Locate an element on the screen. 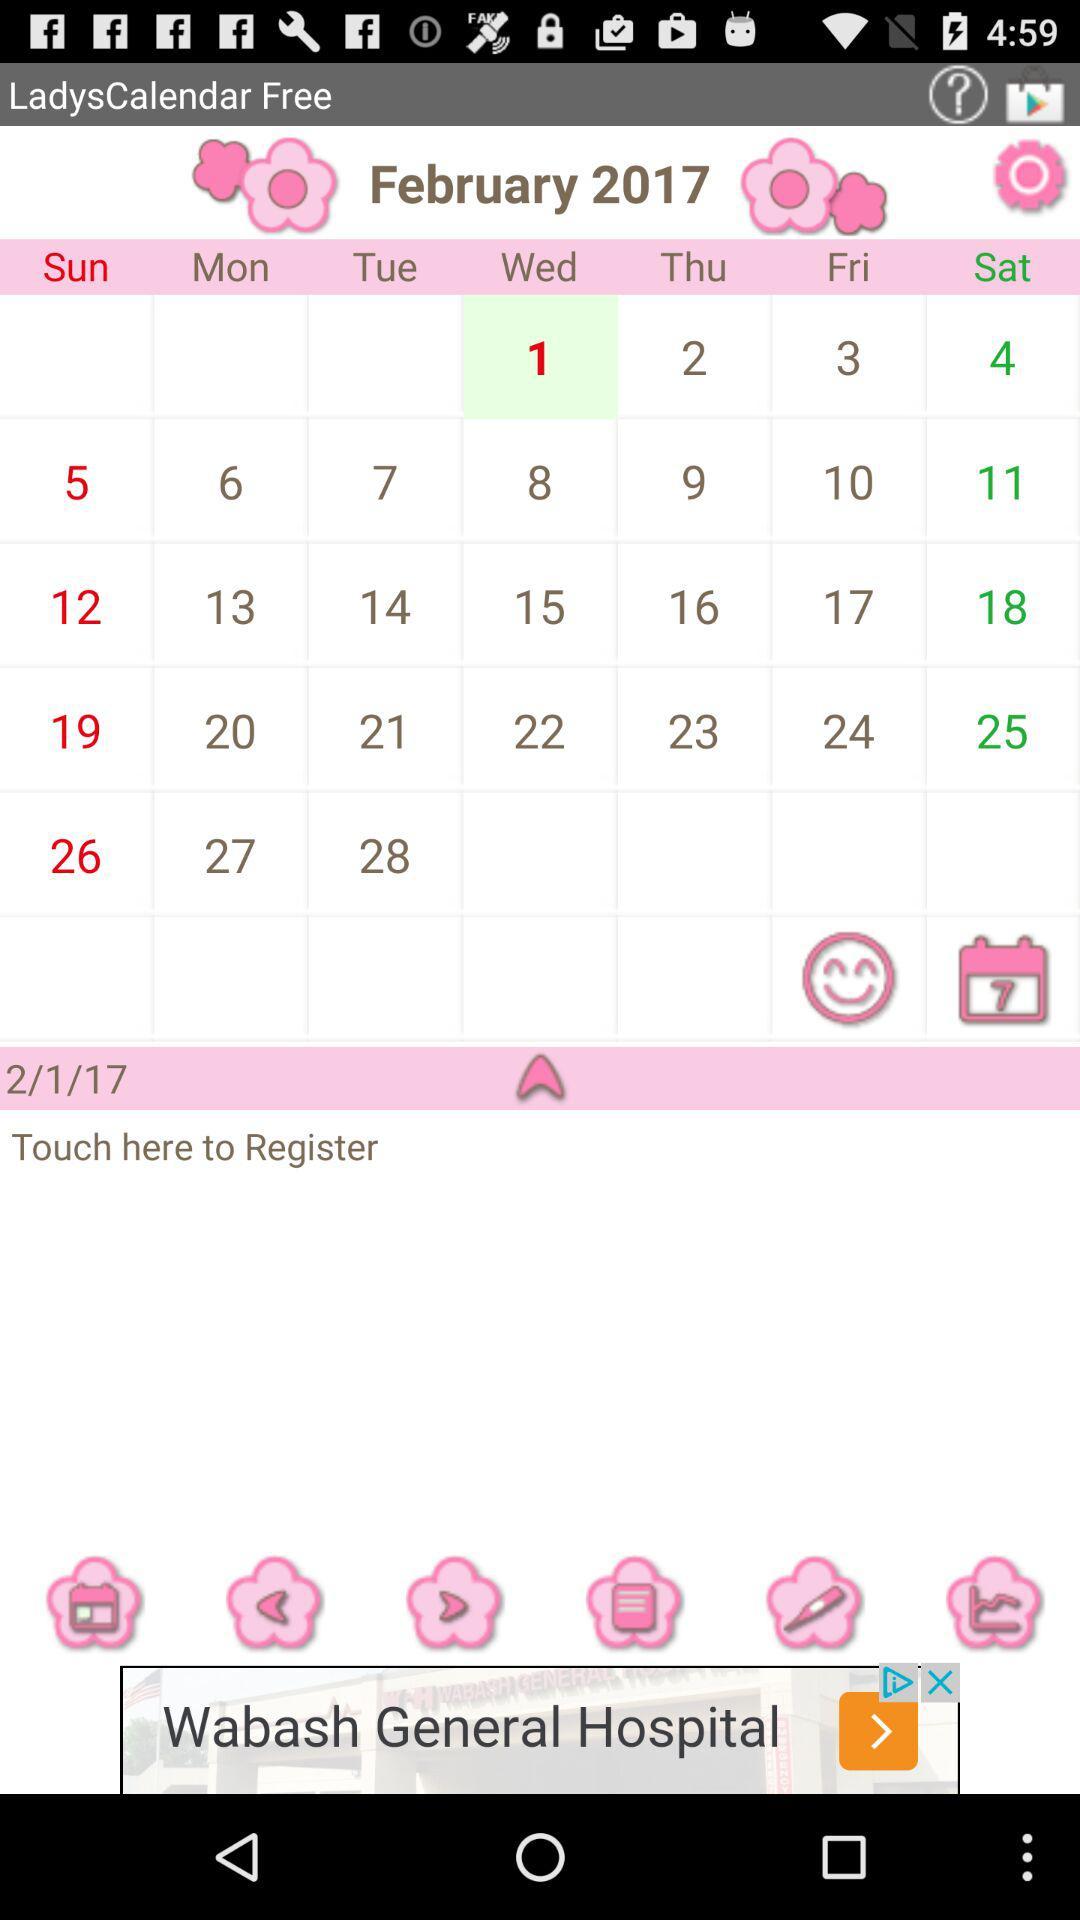  the settings icon is located at coordinates (1029, 188).